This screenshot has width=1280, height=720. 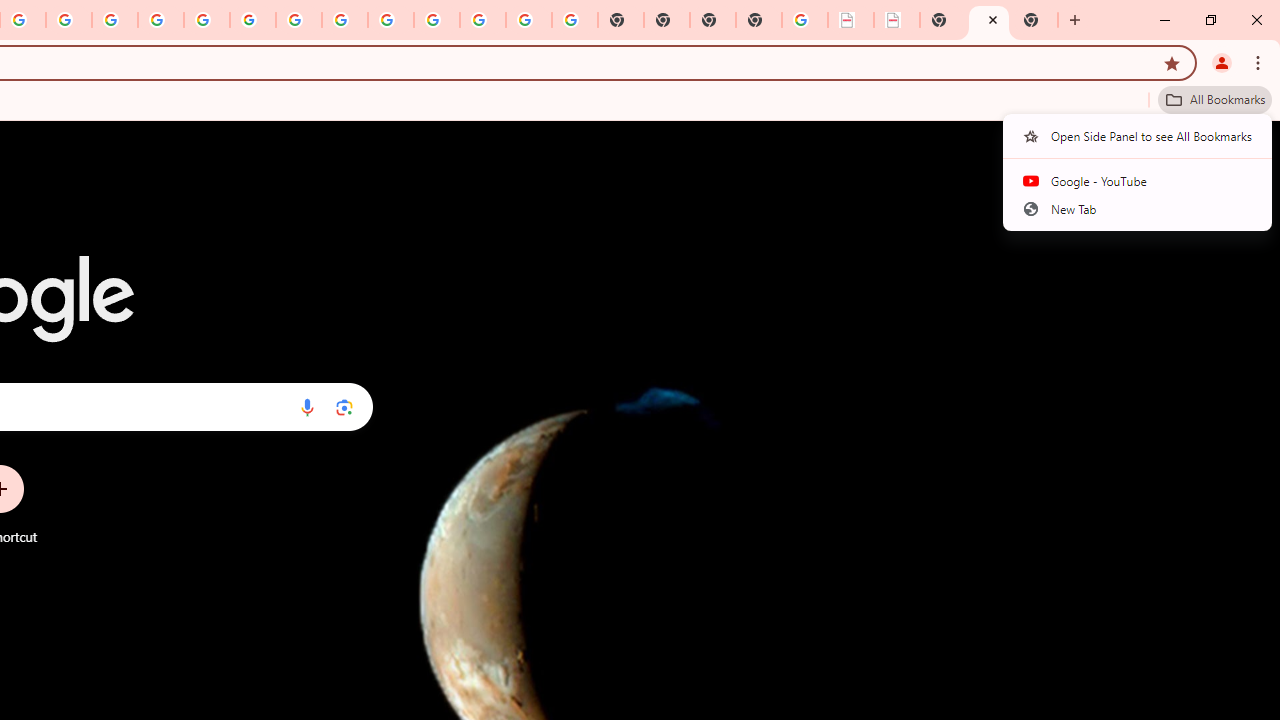 I want to click on 'Privacy Help Center - Policies Help', so click(x=114, y=20).